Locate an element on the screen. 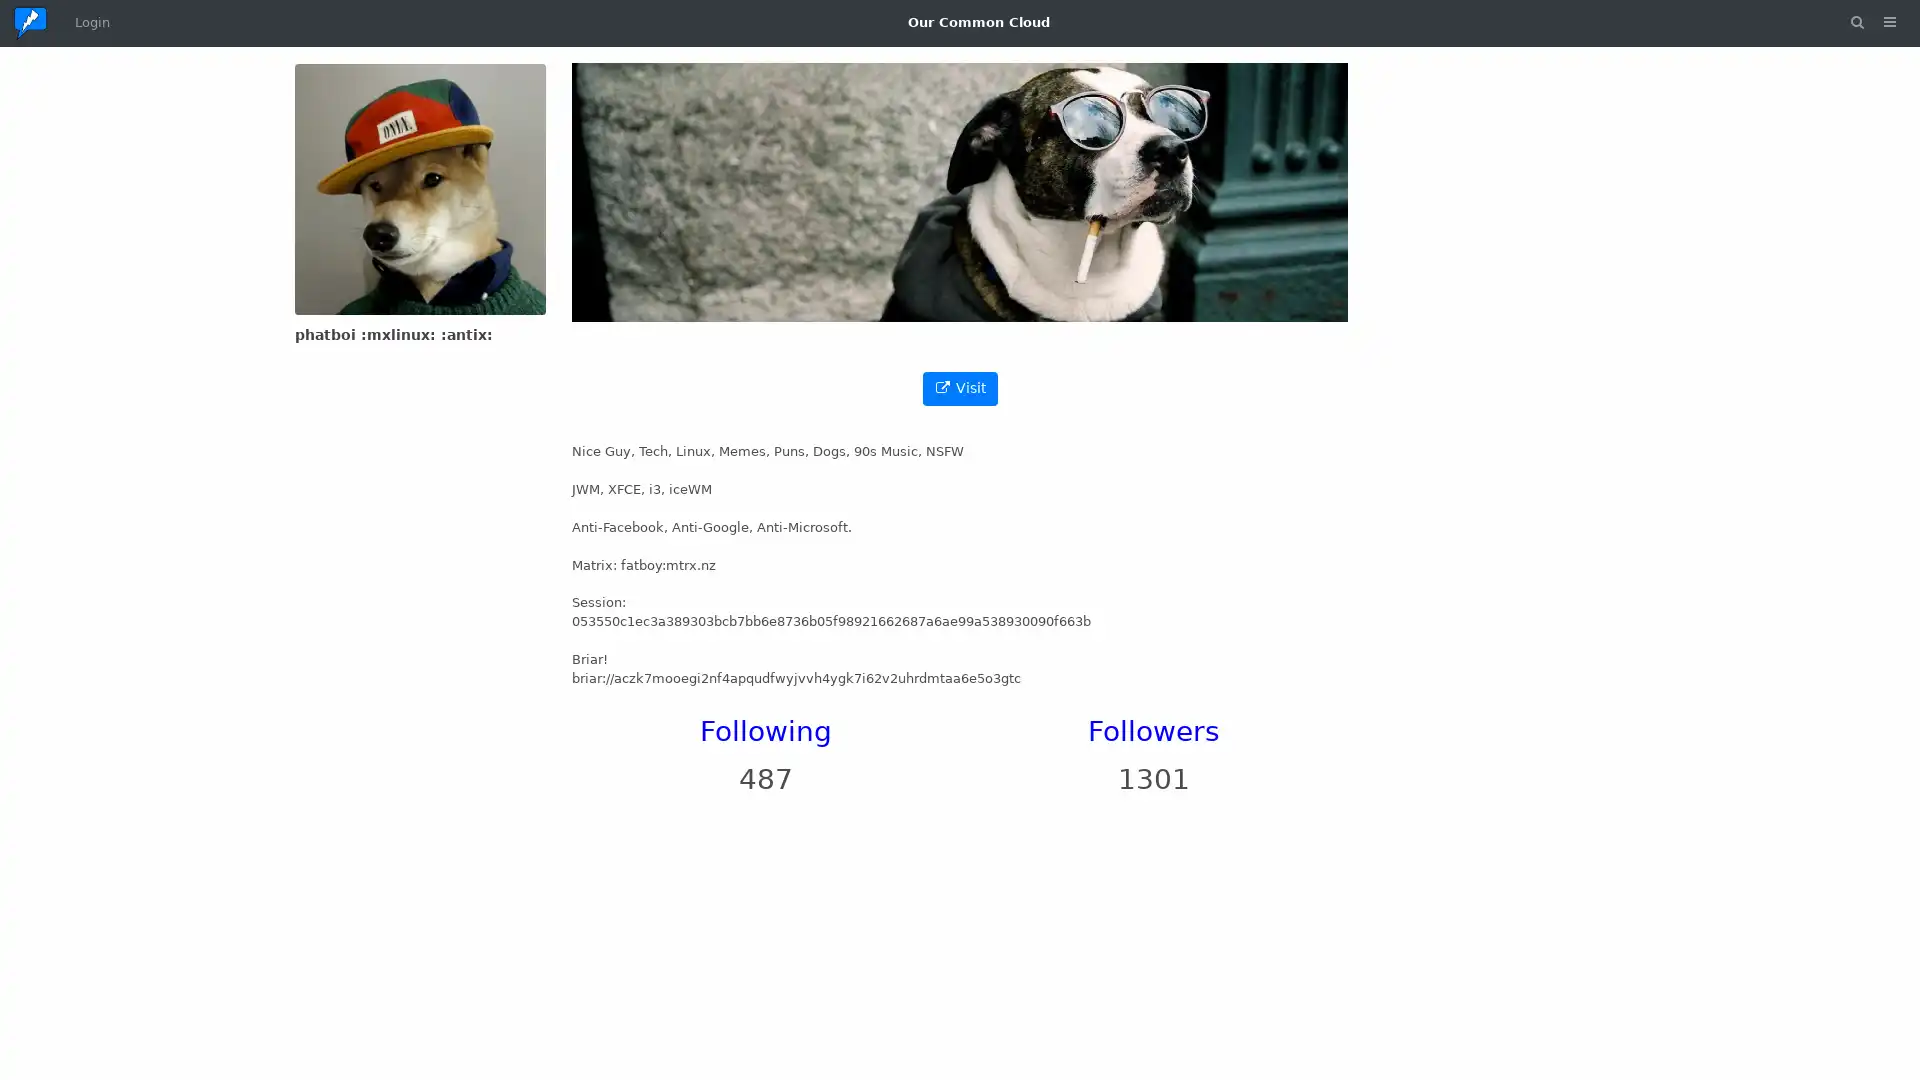 This screenshot has height=1080, width=1920. Visit is located at coordinates (958, 388).